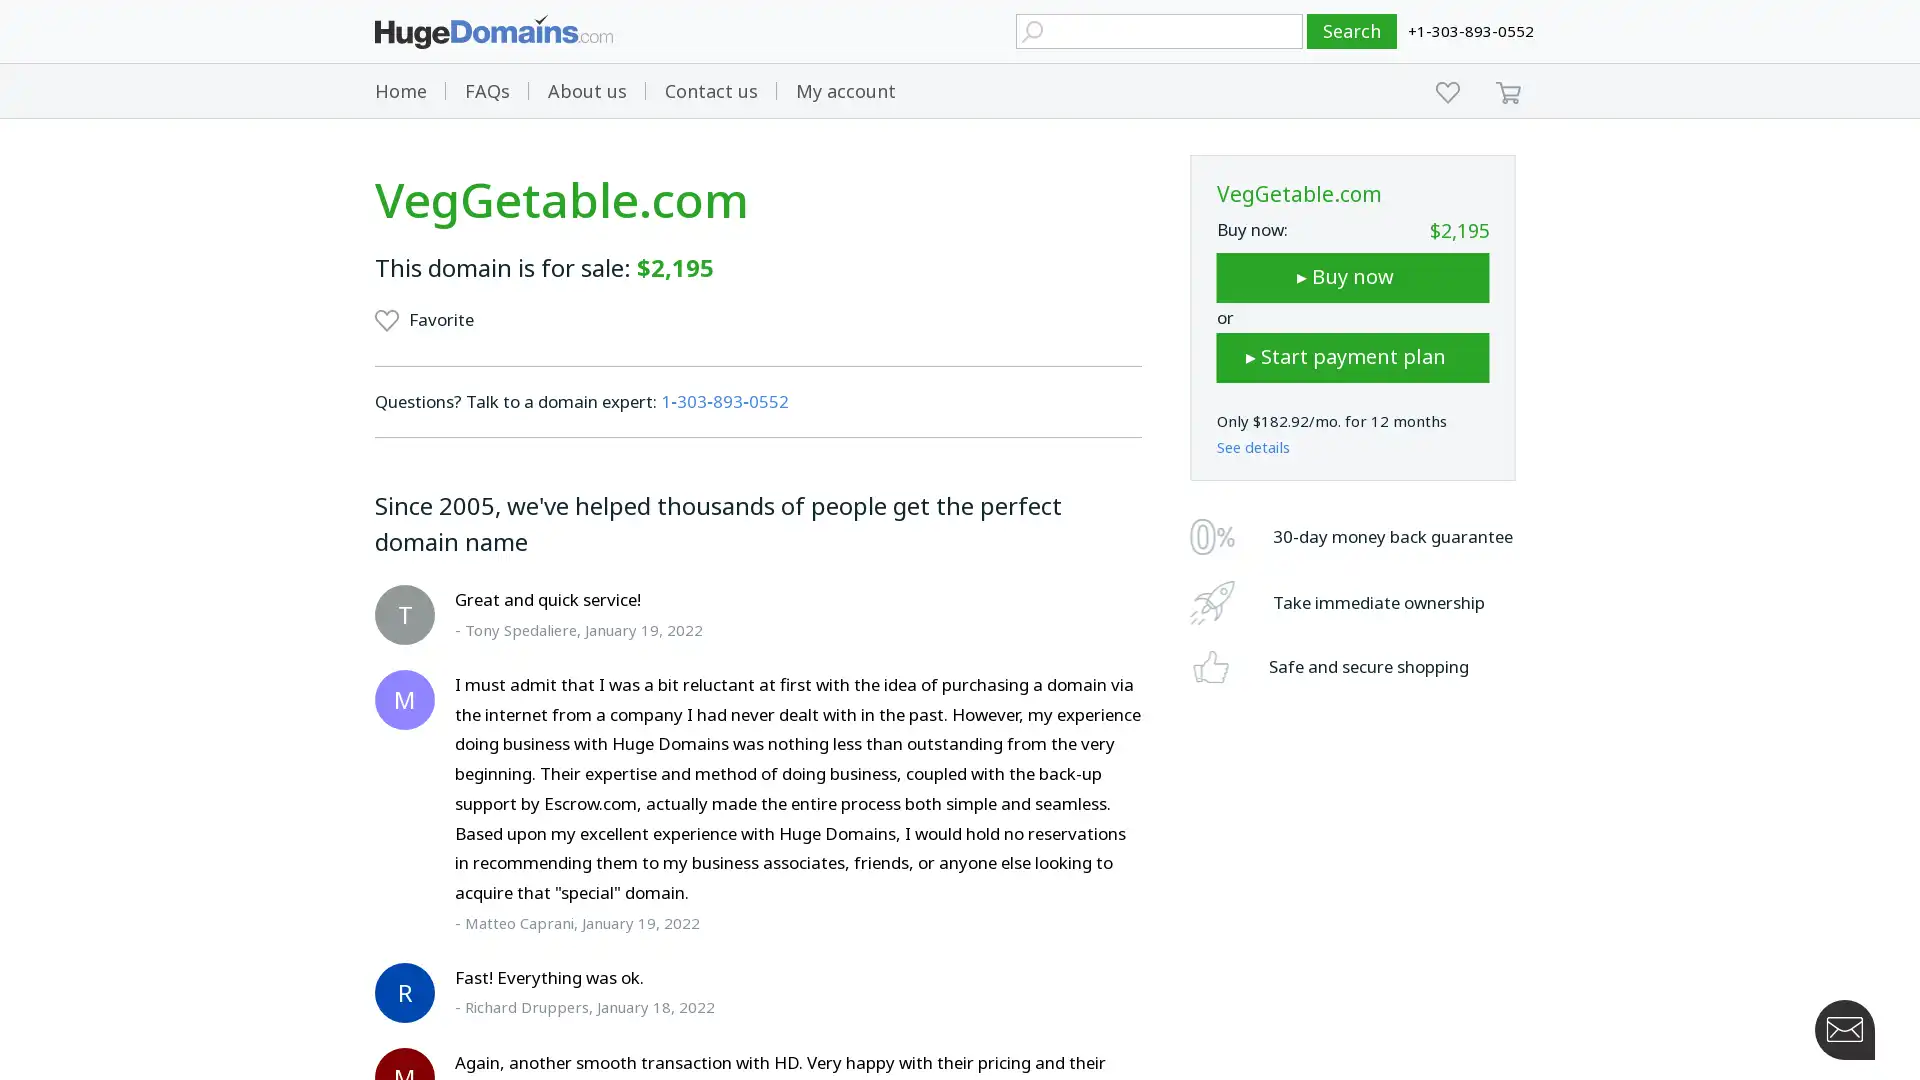  I want to click on Search, so click(1352, 31).